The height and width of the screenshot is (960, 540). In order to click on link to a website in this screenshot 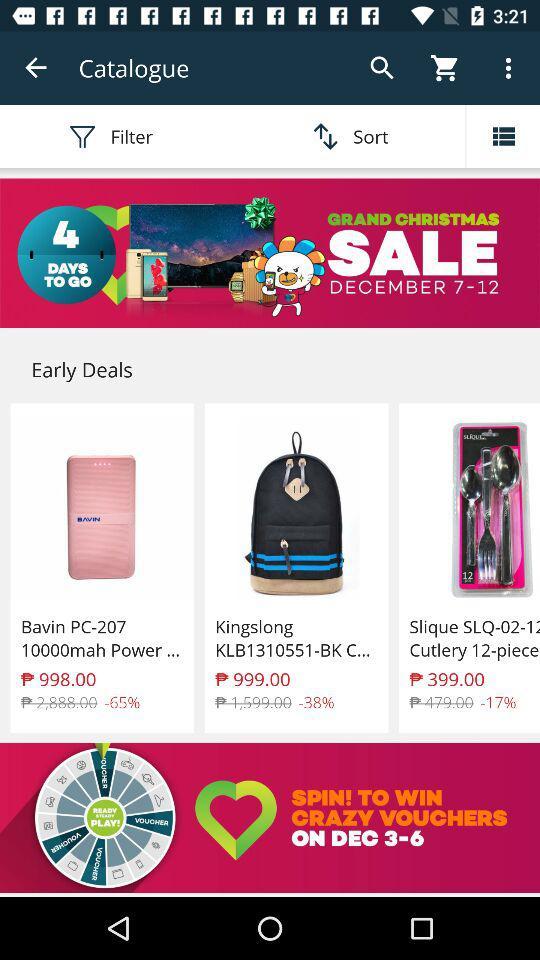, I will do `click(270, 818)`.